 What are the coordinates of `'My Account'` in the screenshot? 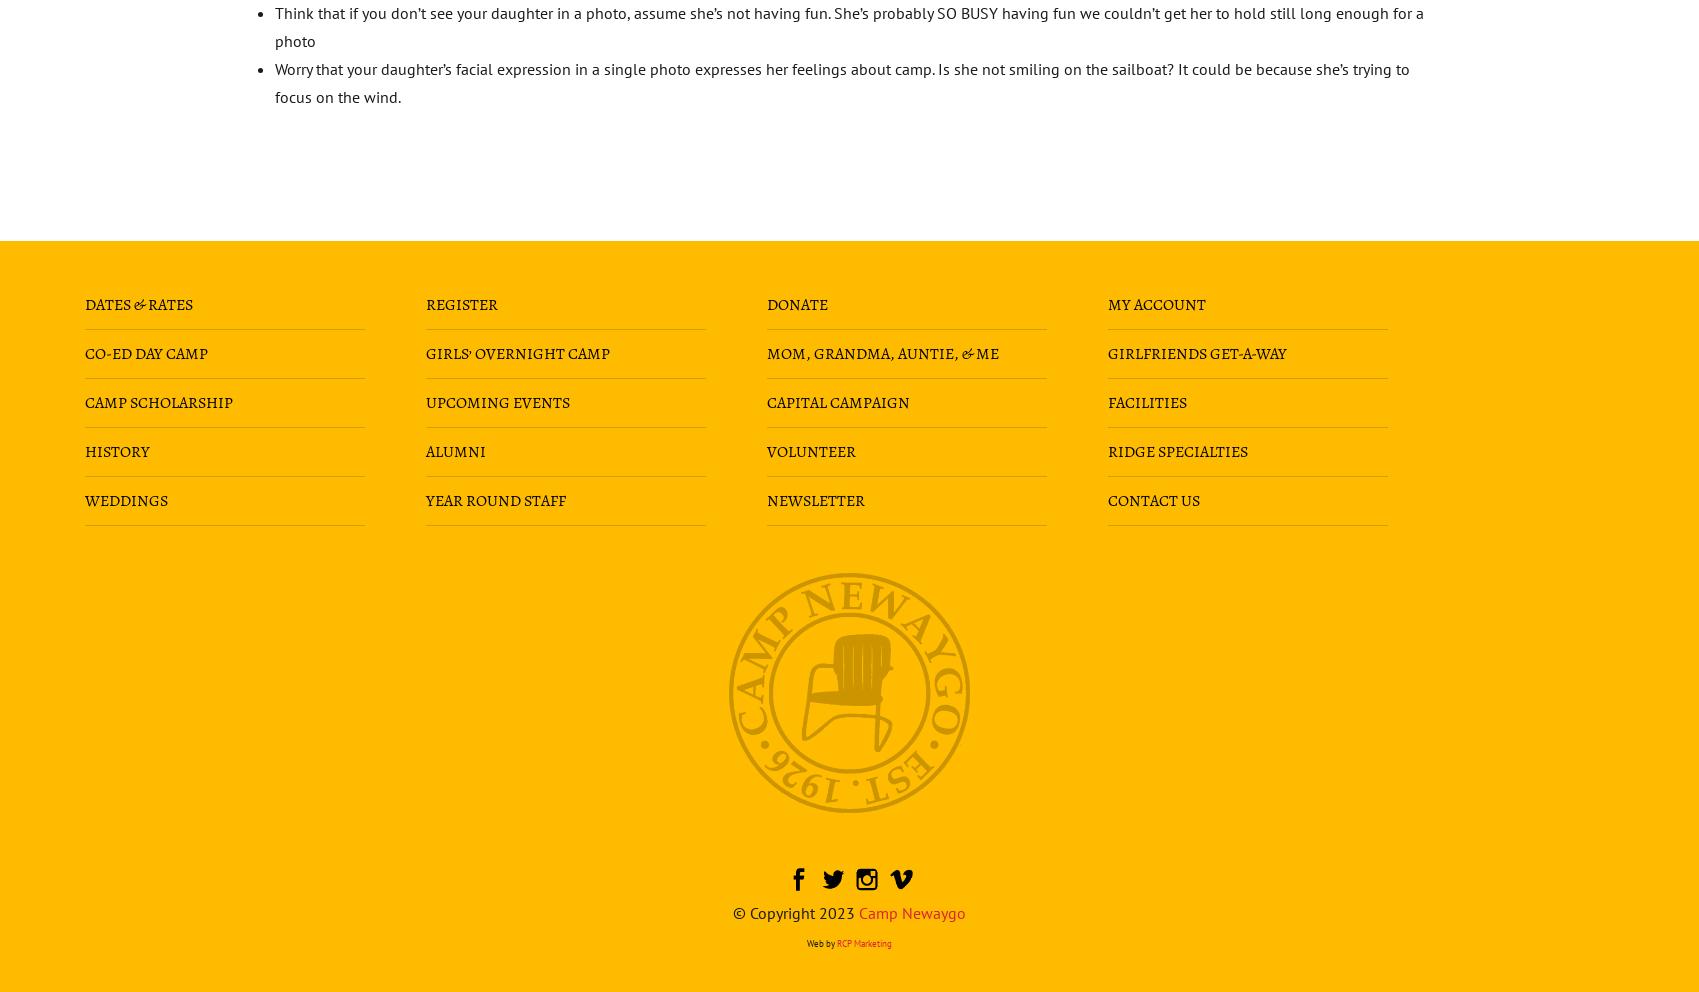 It's located at (1157, 304).